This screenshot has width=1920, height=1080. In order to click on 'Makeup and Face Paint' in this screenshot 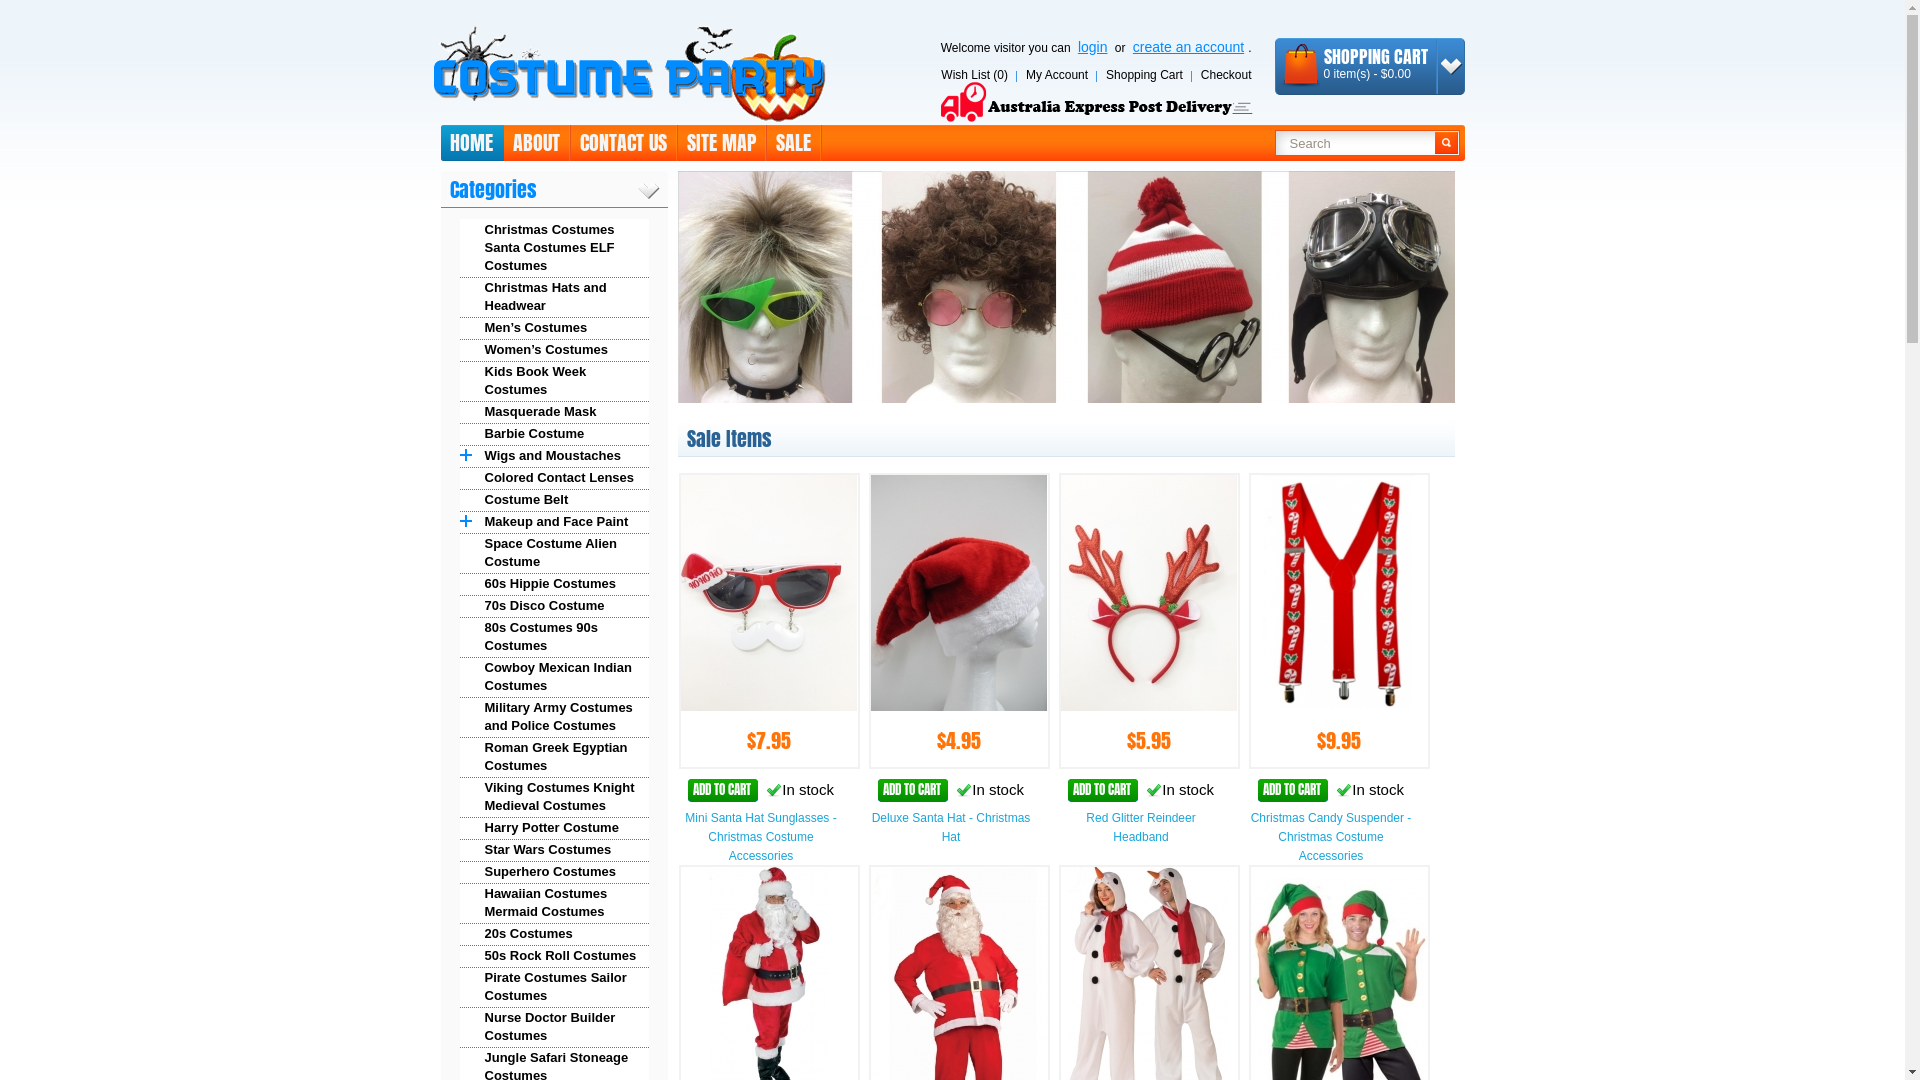, I will do `click(554, 520)`.